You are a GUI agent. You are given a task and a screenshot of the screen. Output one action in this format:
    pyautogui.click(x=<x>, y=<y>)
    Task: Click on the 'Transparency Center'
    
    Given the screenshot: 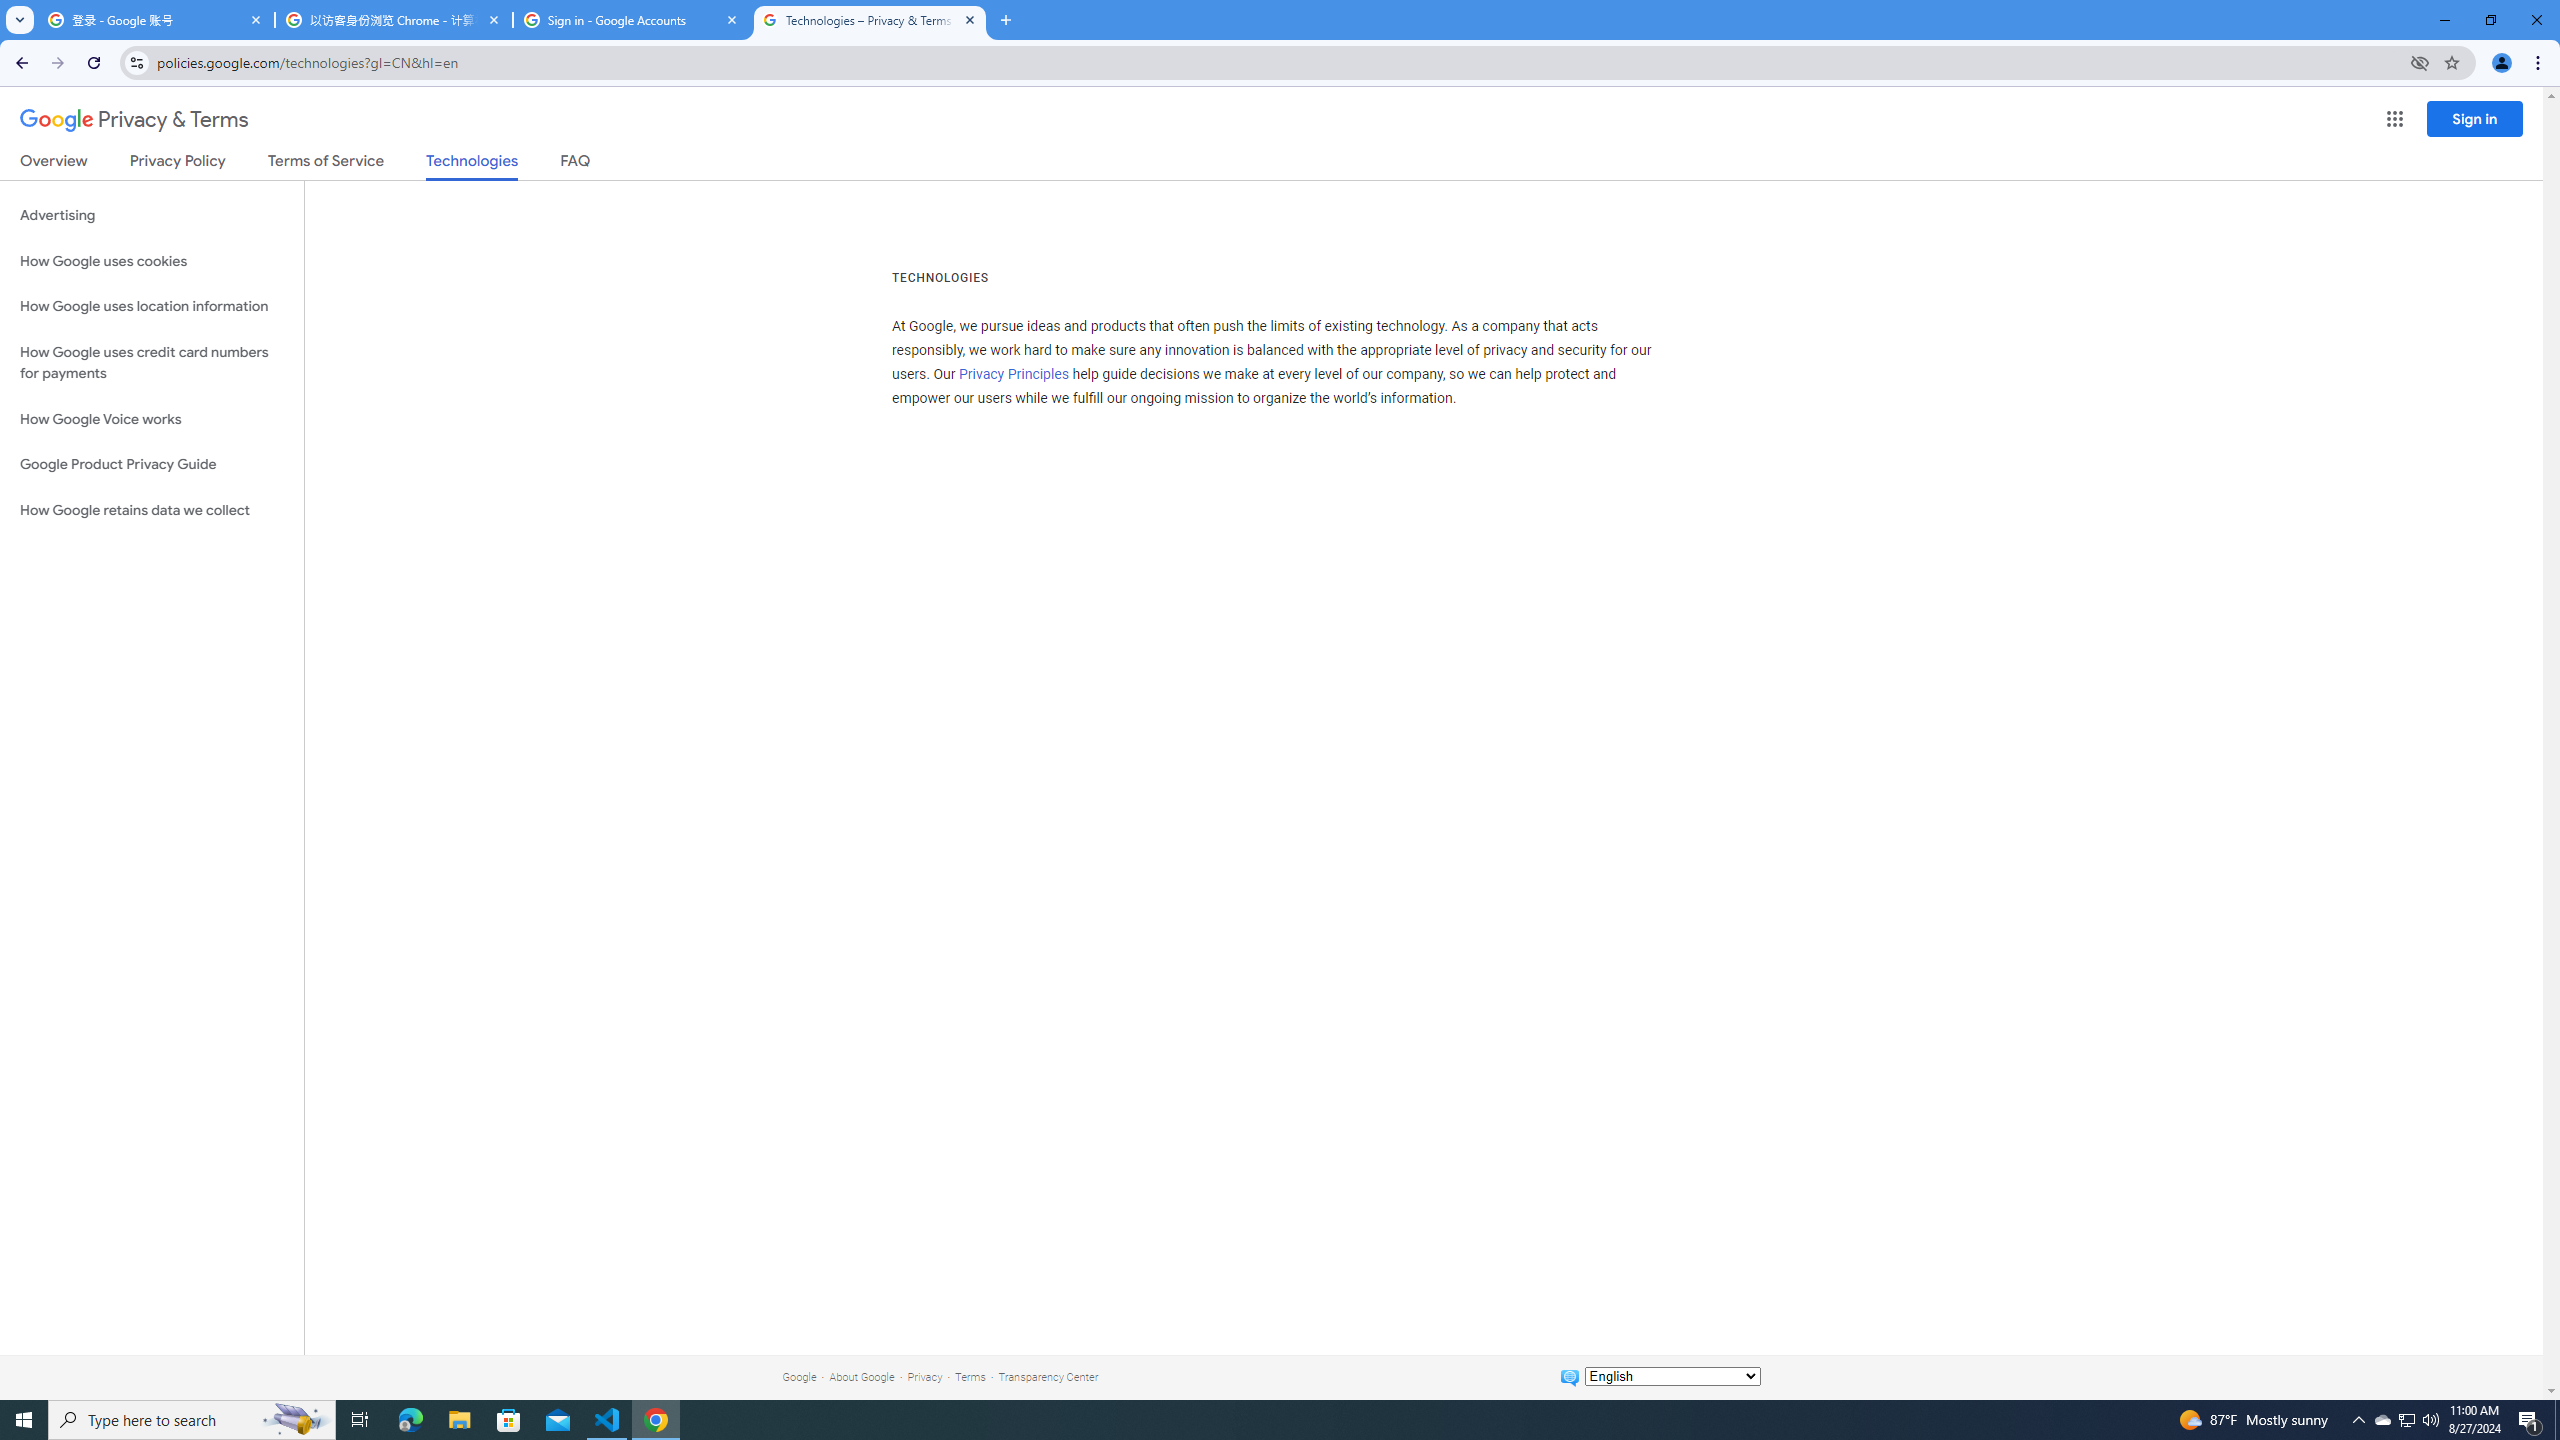 What is the action you would take?
    pyautogui.click(x=1047, y=1376)
    